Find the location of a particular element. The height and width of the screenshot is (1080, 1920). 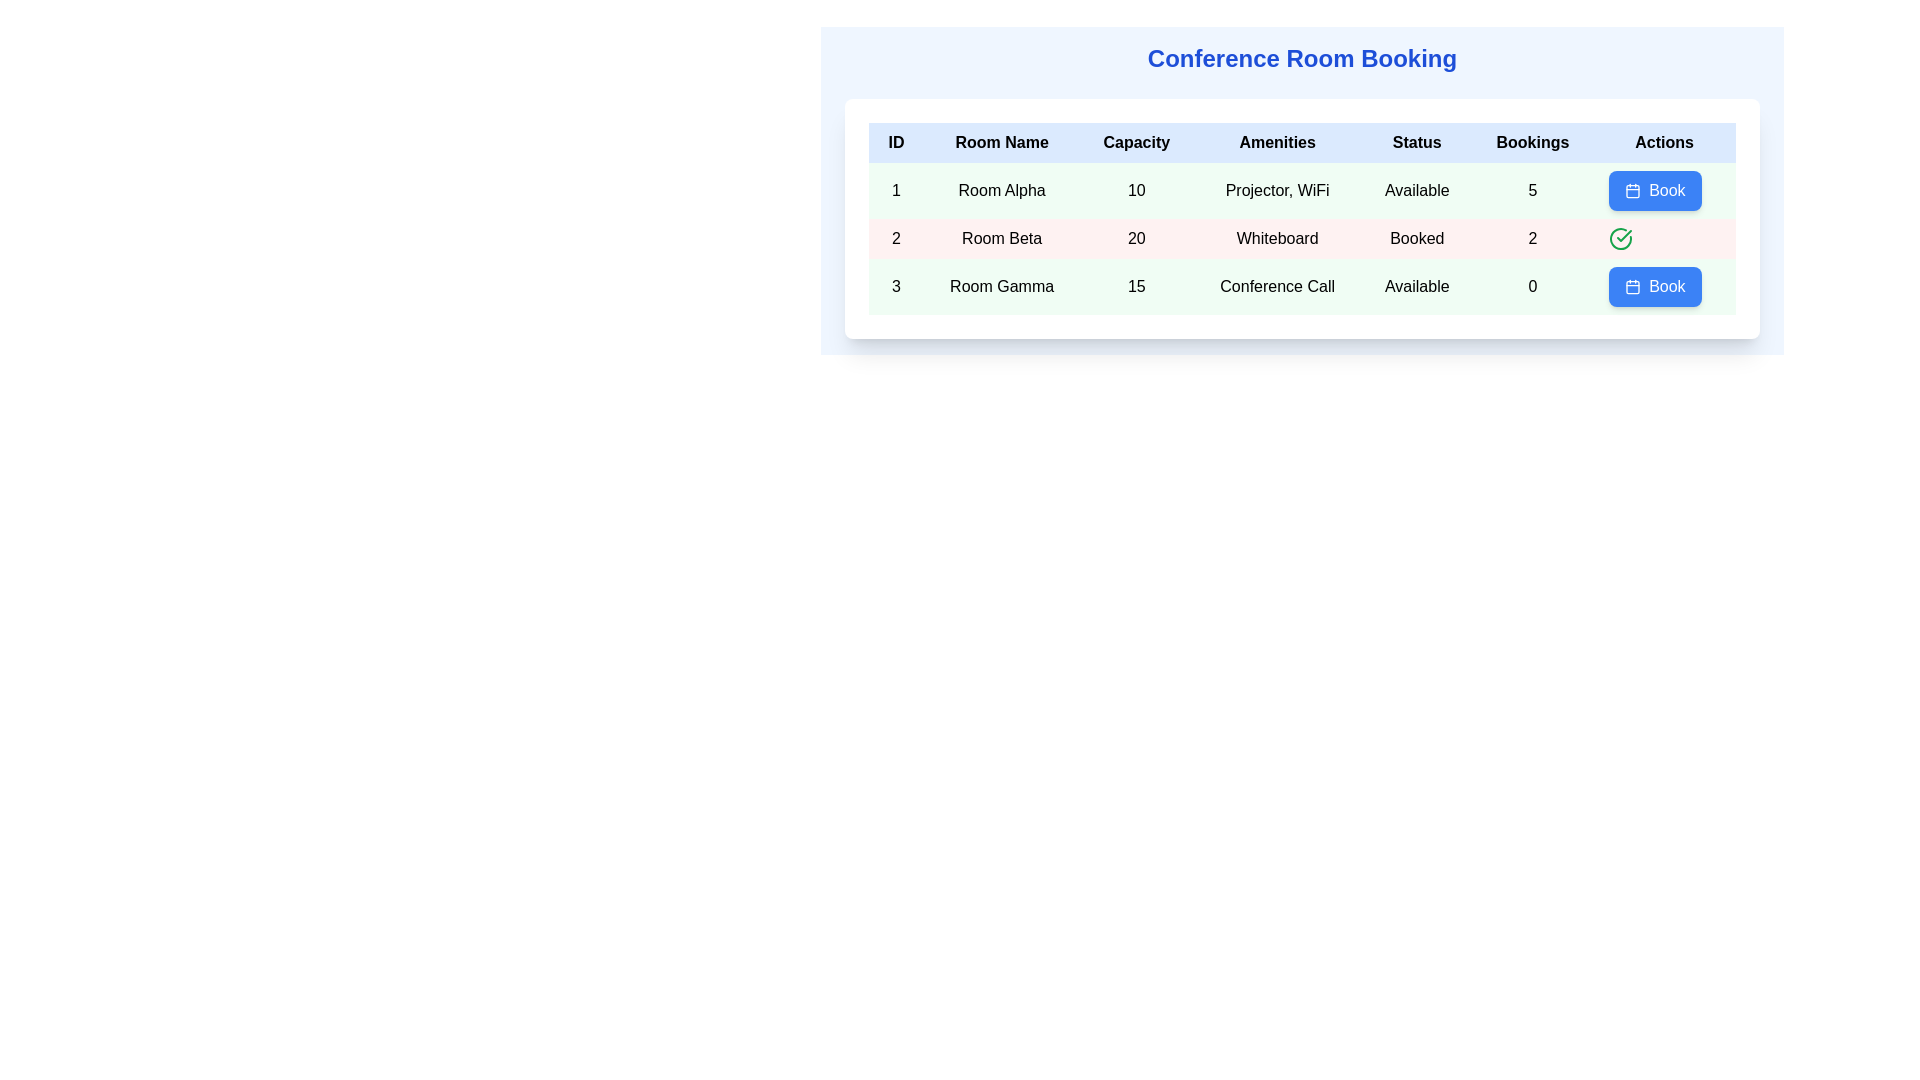

the 'Amenities' text label located in the fourth column of the header row in the conference room booking interface is located at coordinates (1276, 141).